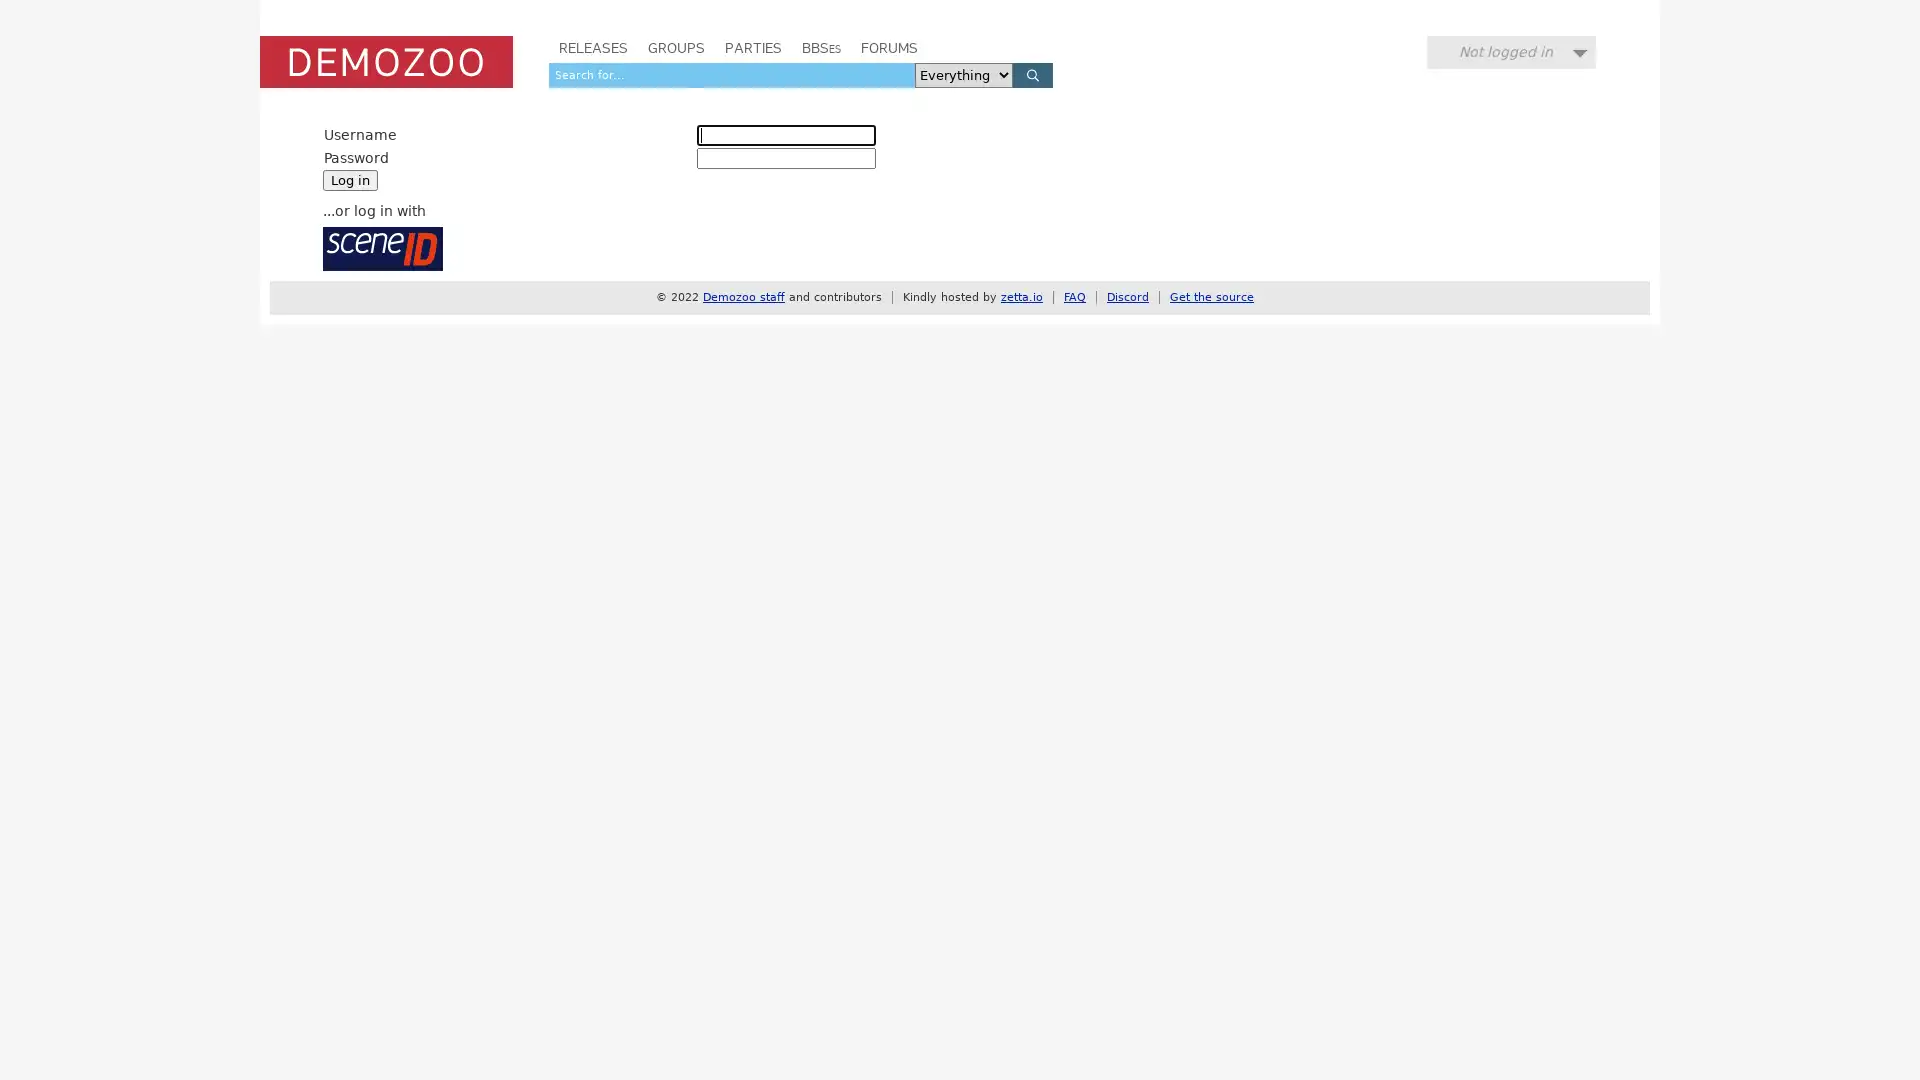 The image size is (1920, 1080). What do you see at coordinates (350, 180) in the screenshot?
I see `Log in` at bounding box center [350, 180].